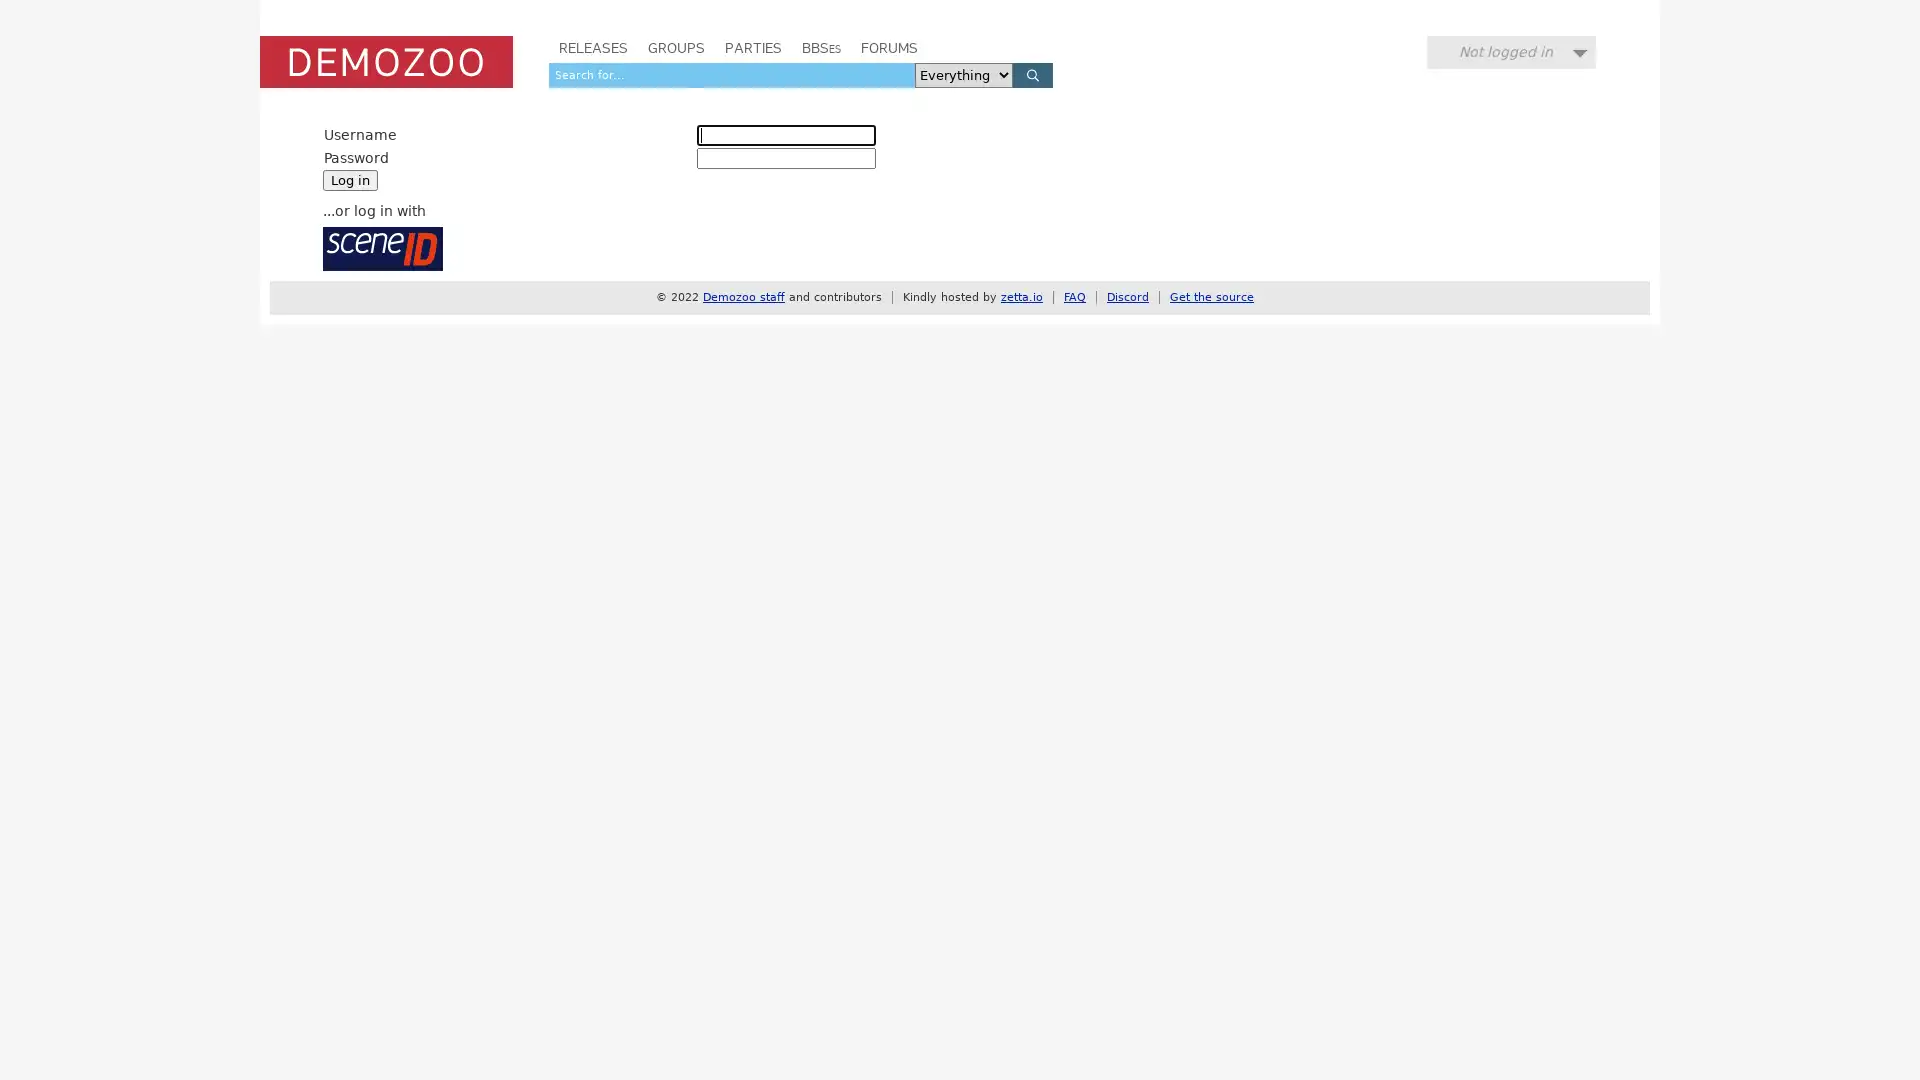 The image size is (1920, 1080). What do you see at coordinates (350, 180) in the screenshot?
I see `Log in` at bounding box center [350, 180].